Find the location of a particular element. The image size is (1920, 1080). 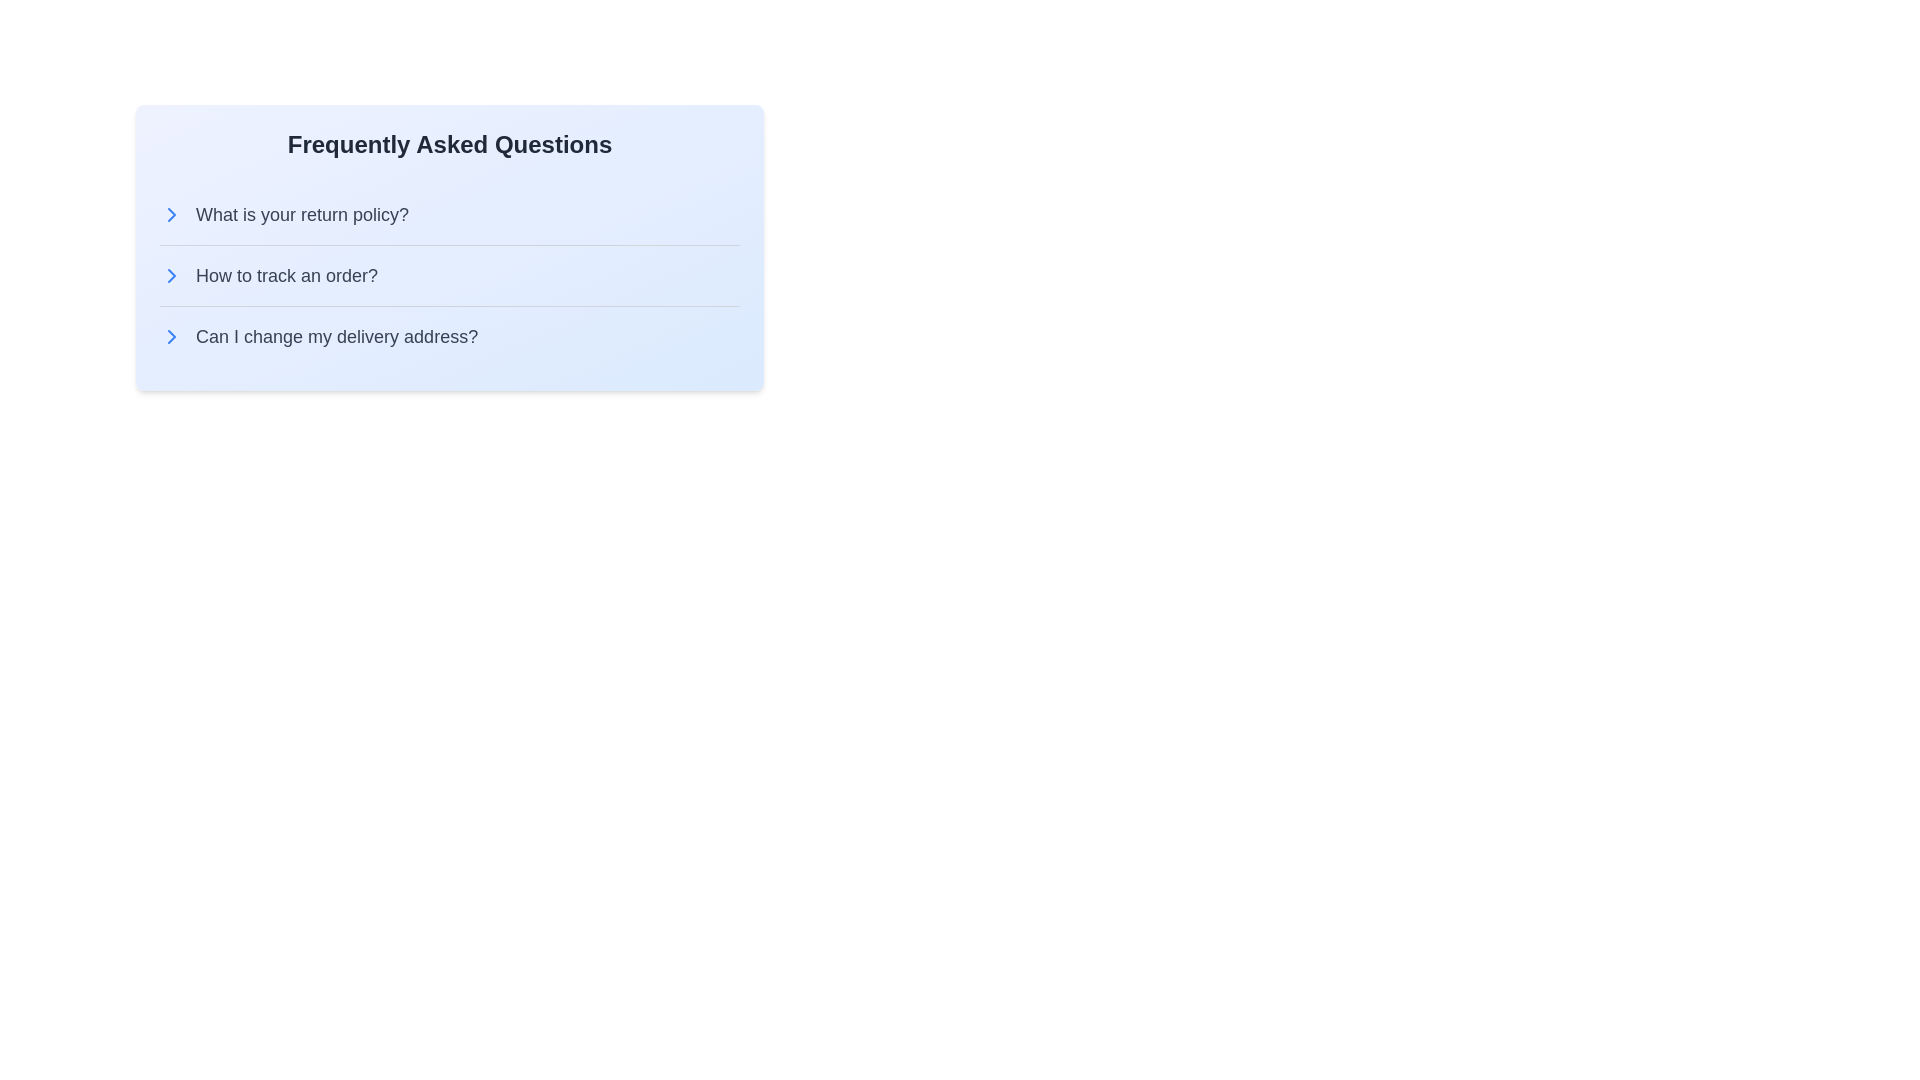

the button labeled 'What is your return policy?' is located at coordinates (449, 215).